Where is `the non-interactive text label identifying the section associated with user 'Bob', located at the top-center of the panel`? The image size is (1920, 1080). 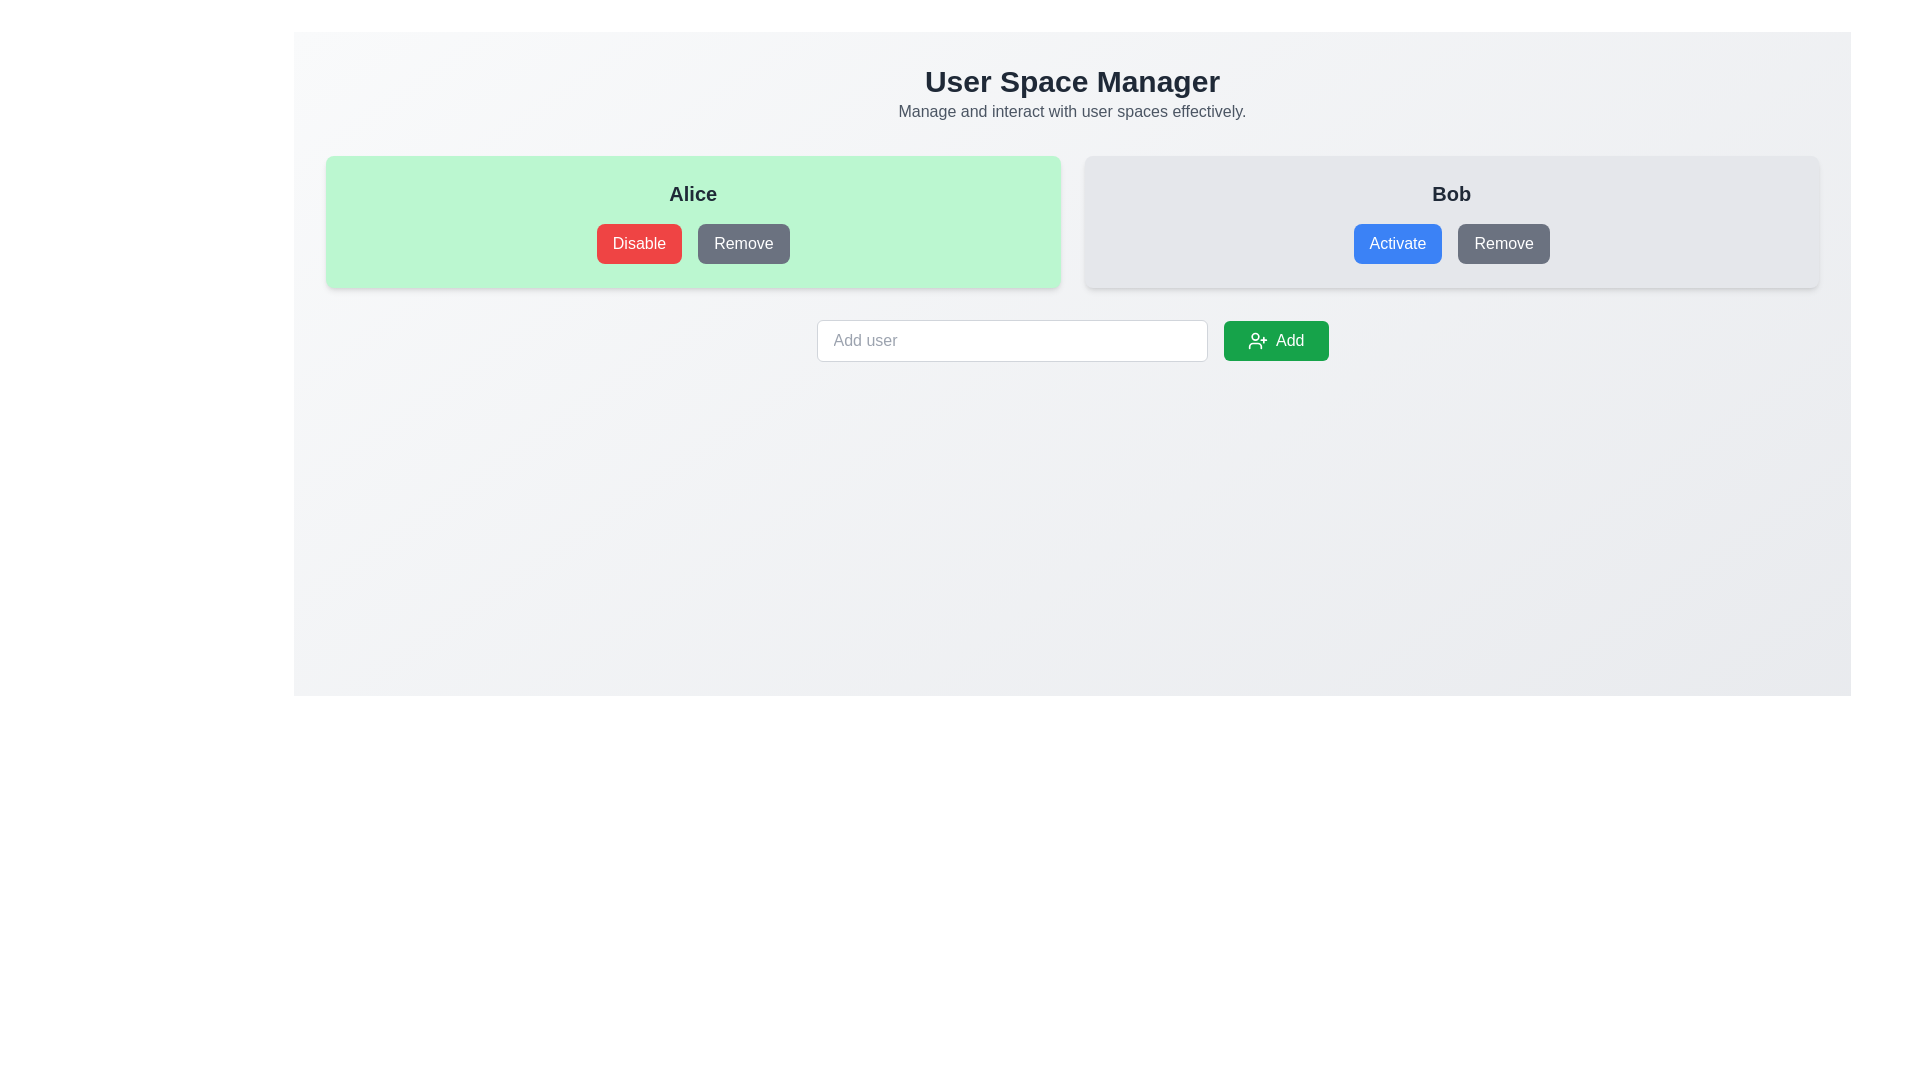
the non-interactive text label identifying the section associated with user 'Bob', located at the top-center of the panel is located at coordinates (1451, 193).